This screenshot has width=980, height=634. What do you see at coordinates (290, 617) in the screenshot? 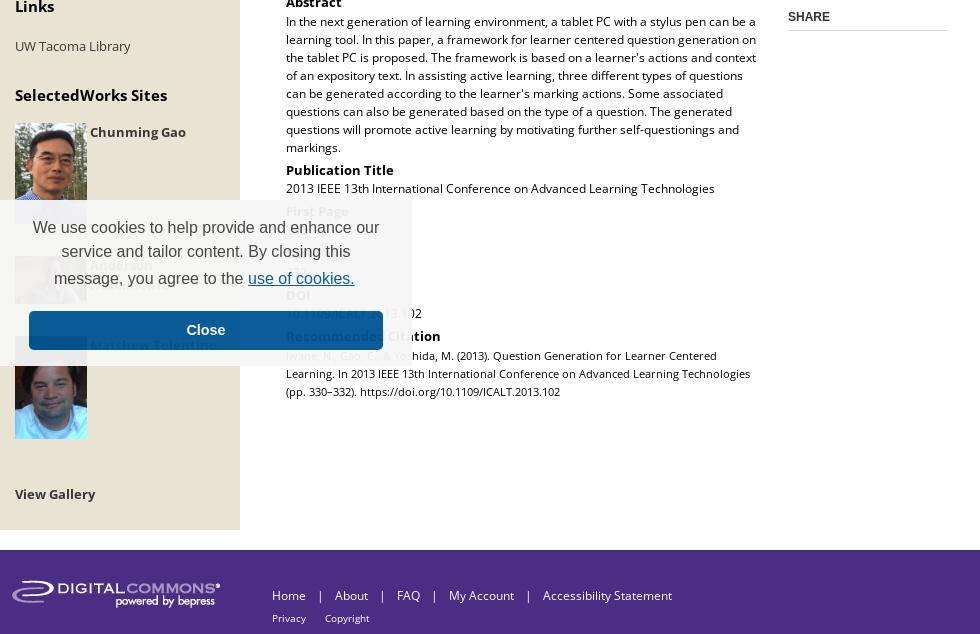
I see `'Privacy'` at bounding box center [290, 617].